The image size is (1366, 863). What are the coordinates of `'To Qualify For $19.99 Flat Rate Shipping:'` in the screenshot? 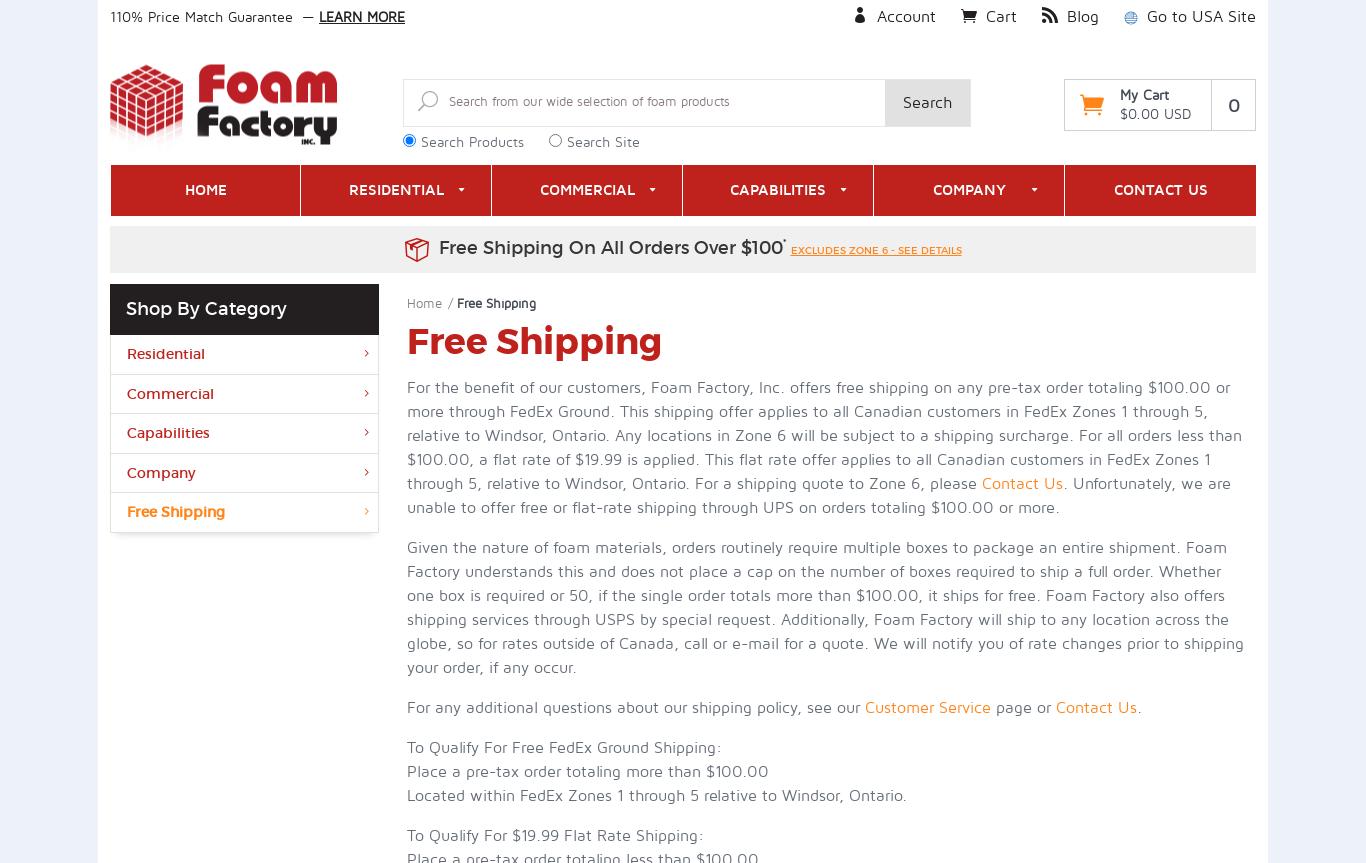 It's located at (554, 834).